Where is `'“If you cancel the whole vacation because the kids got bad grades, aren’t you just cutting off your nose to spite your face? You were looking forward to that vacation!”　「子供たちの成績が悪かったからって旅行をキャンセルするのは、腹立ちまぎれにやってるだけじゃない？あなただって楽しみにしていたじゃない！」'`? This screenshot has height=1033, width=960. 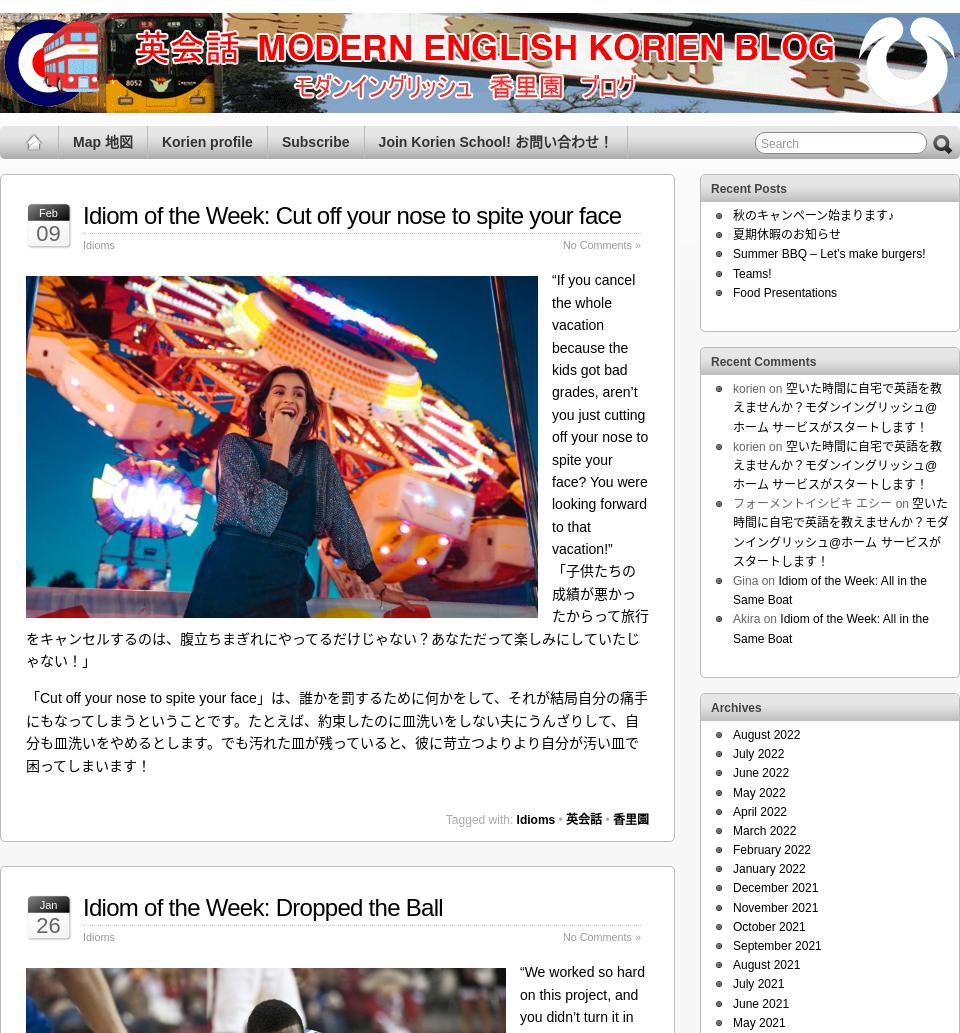
'“If you cancel the whole vacation because the kids got bad grades, aren’t you just cutting off your nose to spite your face? You were looking forward to that vacation!”　「子供たちの成績が悪かったからって旅行をキャンセルするのは、腹立ちまぎれにやってるだけじゃない？あなただって楽しみにしていたじゃない！」' is located at coordinates (25, 470).